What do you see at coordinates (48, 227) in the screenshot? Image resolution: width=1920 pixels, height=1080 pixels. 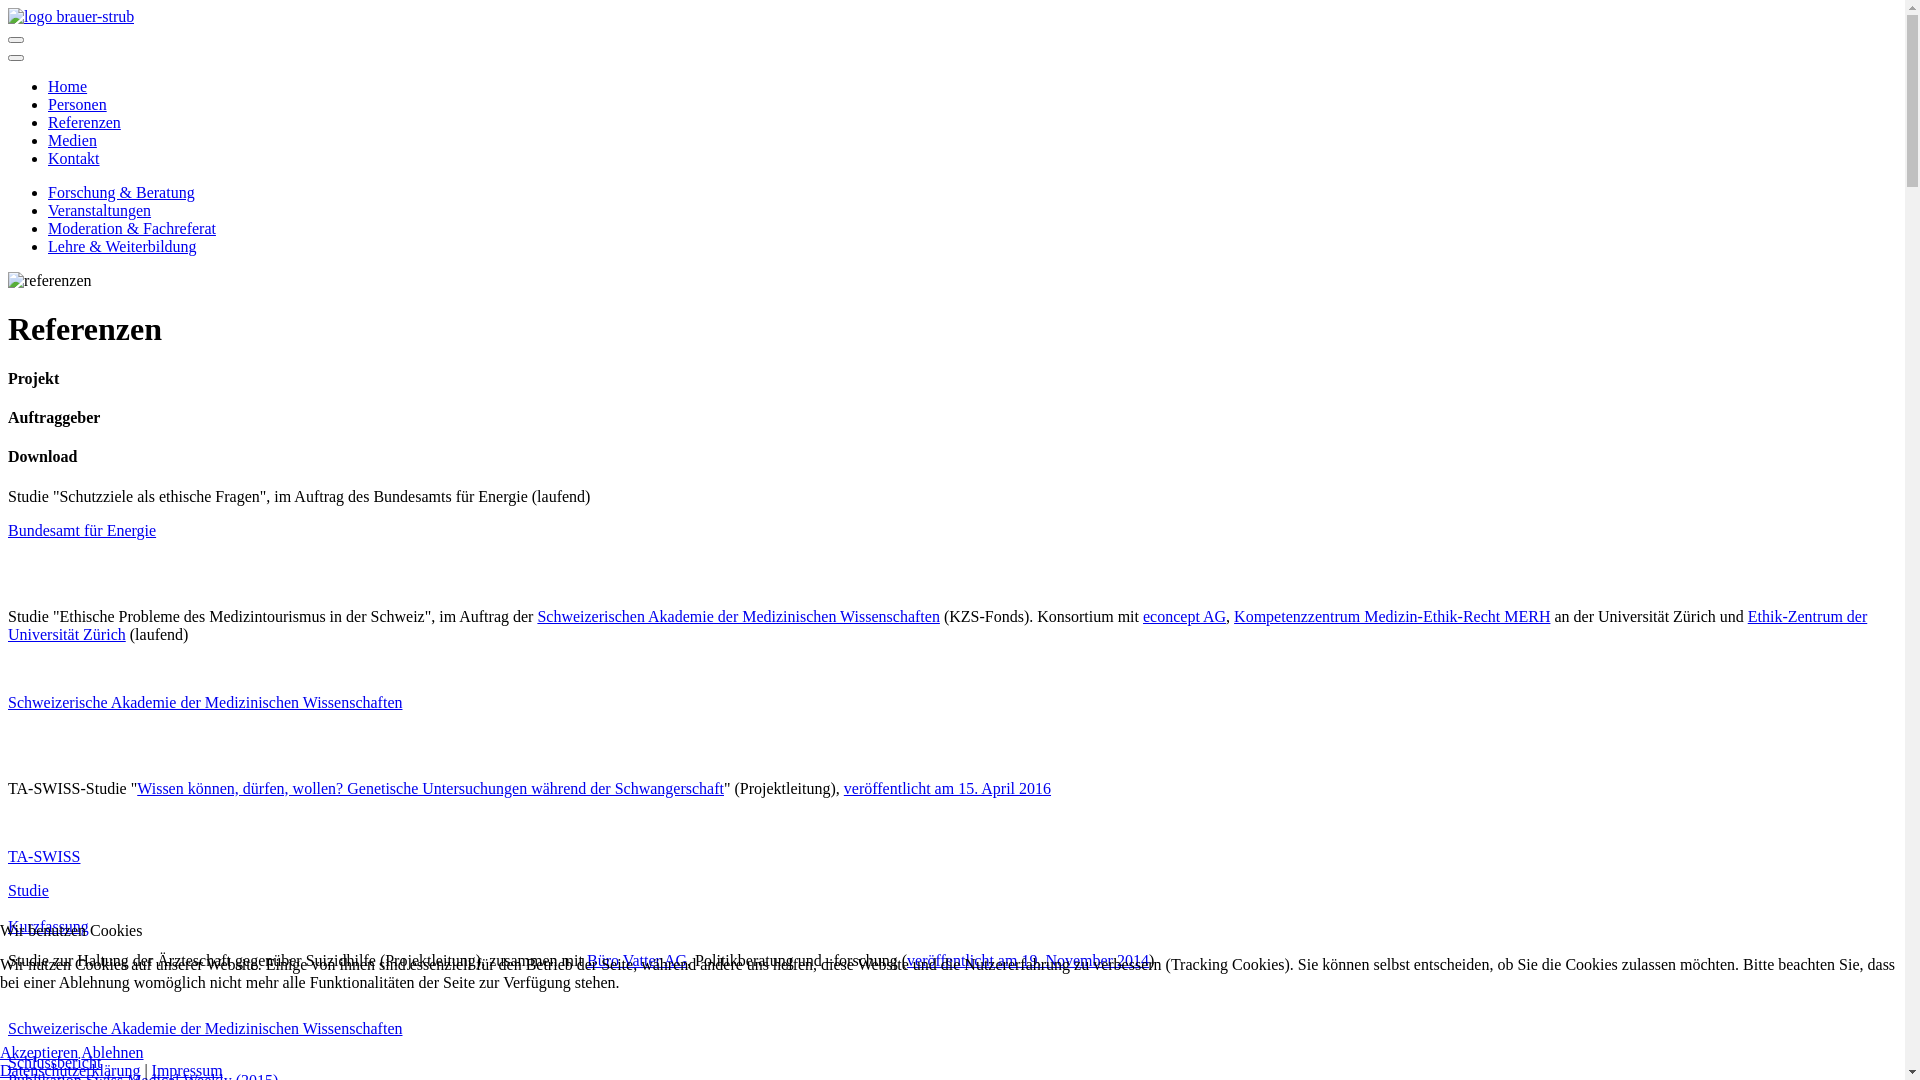 I see `'Moderation & Fachreferat'` at bounding box center [48, 227].